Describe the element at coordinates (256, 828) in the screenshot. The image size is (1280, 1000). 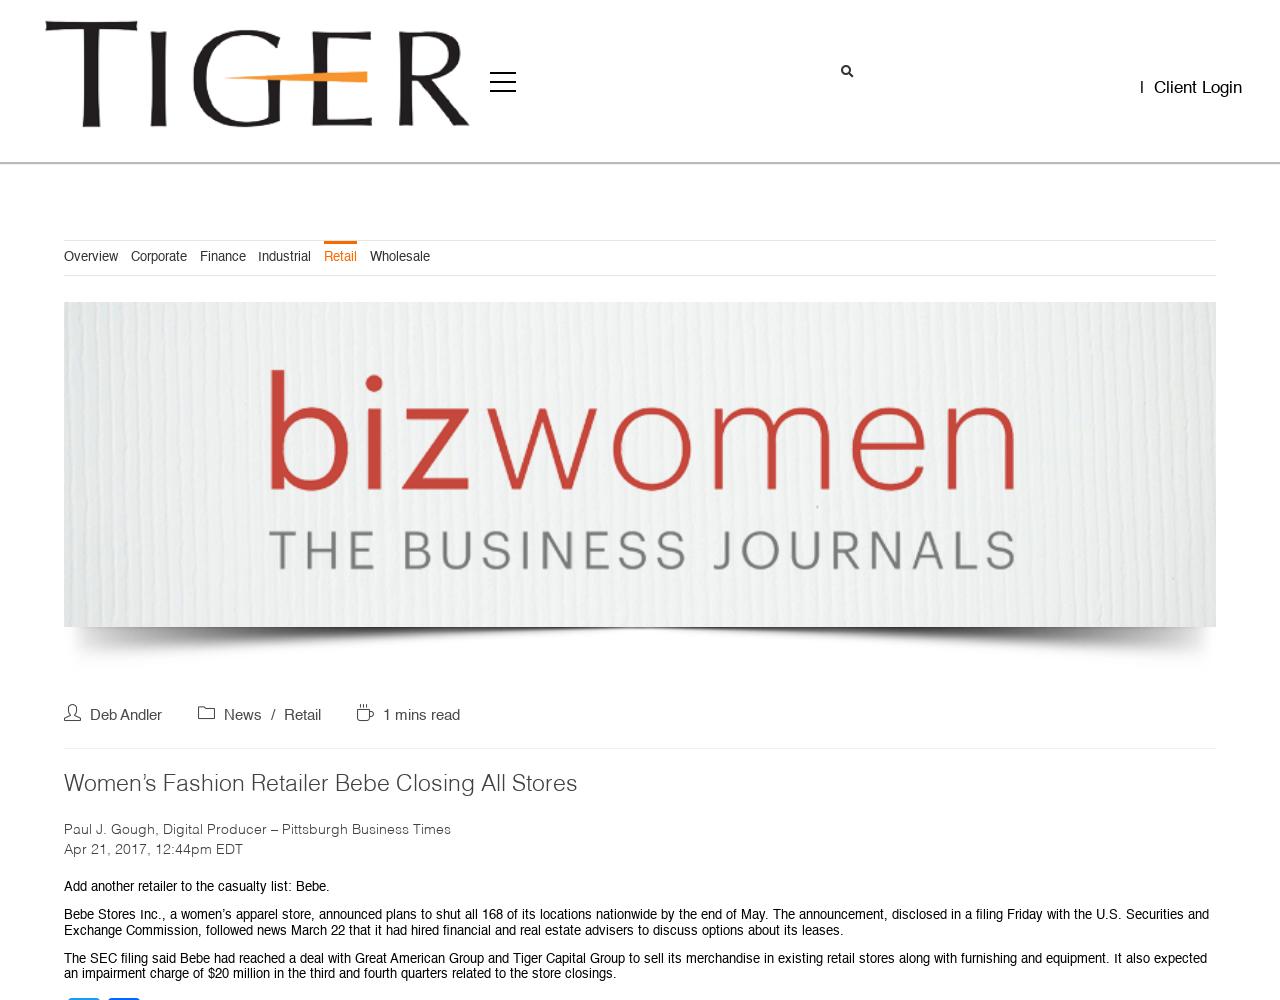
I see `'Paul J. Gough, Digital Producer – Pittsburgh Business Times'` at that location.